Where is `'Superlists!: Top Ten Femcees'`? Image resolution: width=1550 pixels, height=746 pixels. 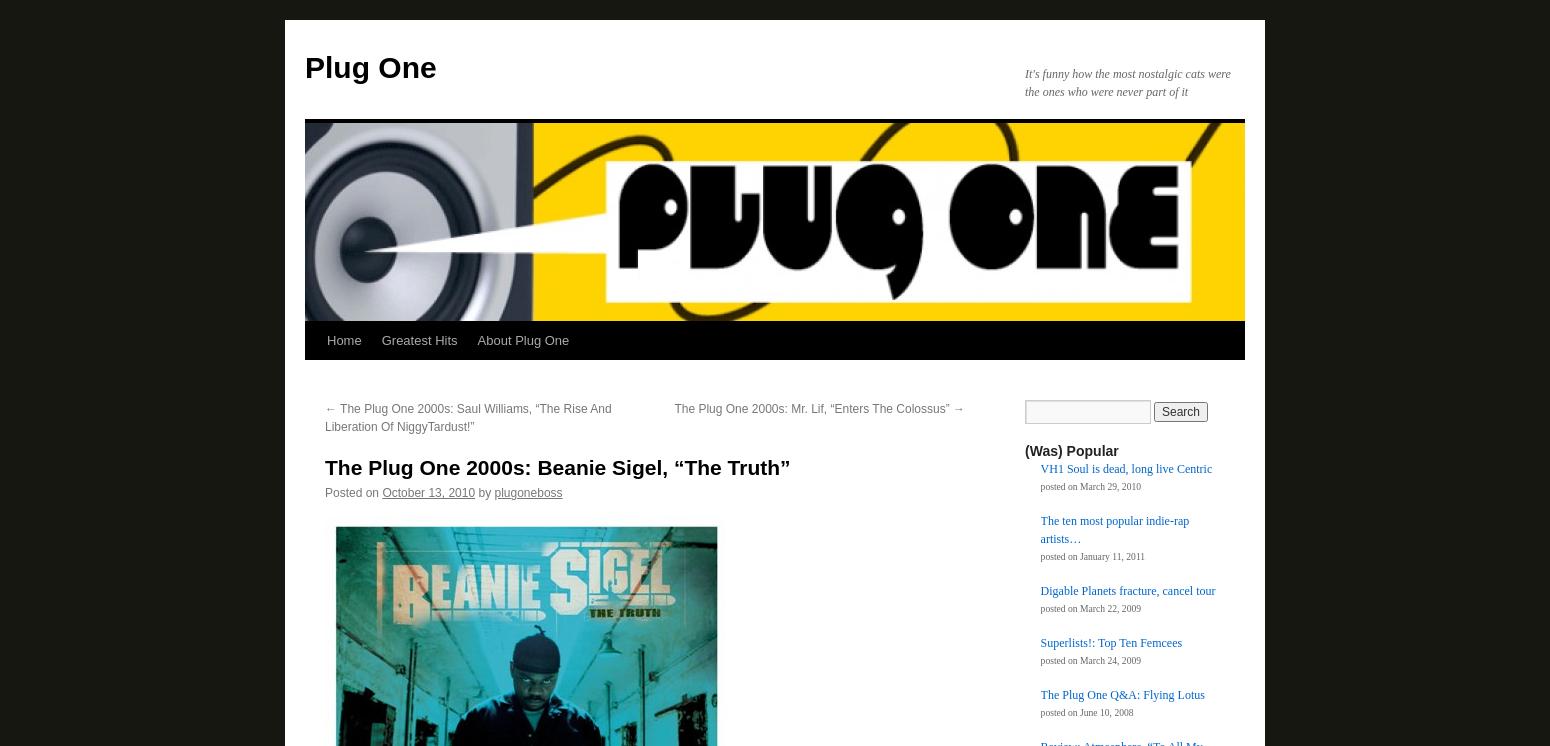 'Superlists!: Top Ten Femcees' is located at coordinates (1110, 641).